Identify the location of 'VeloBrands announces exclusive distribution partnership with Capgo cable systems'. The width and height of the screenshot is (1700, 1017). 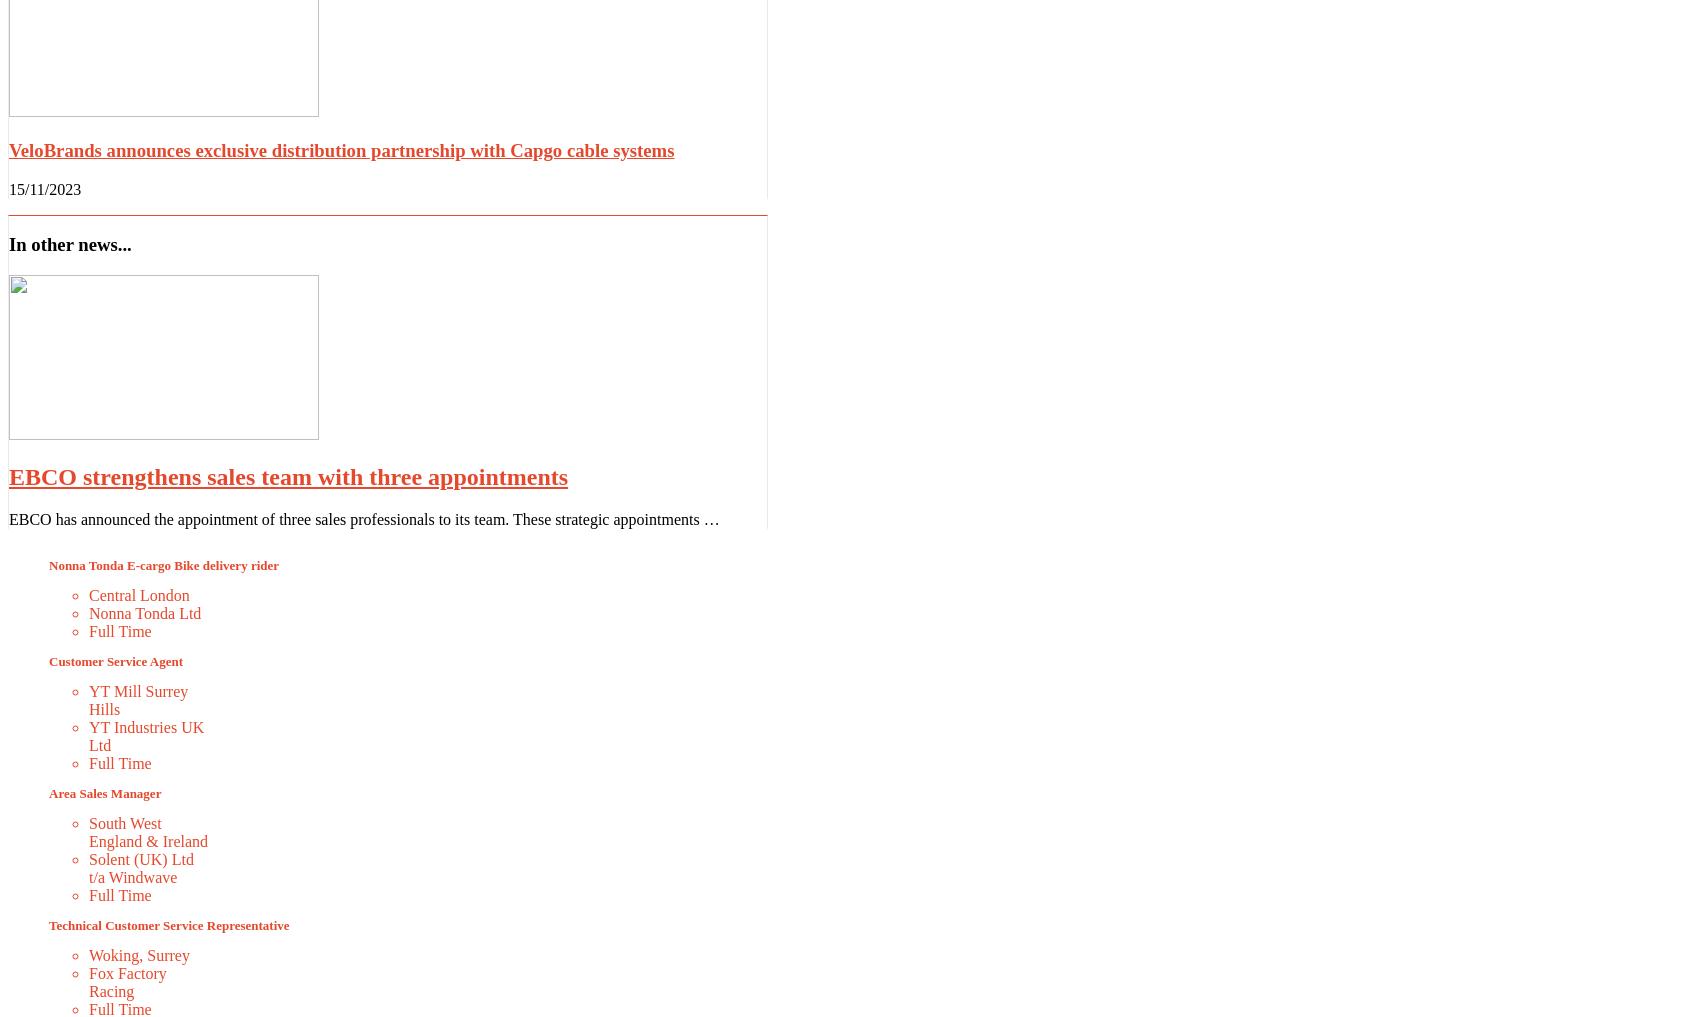
(9, 149).